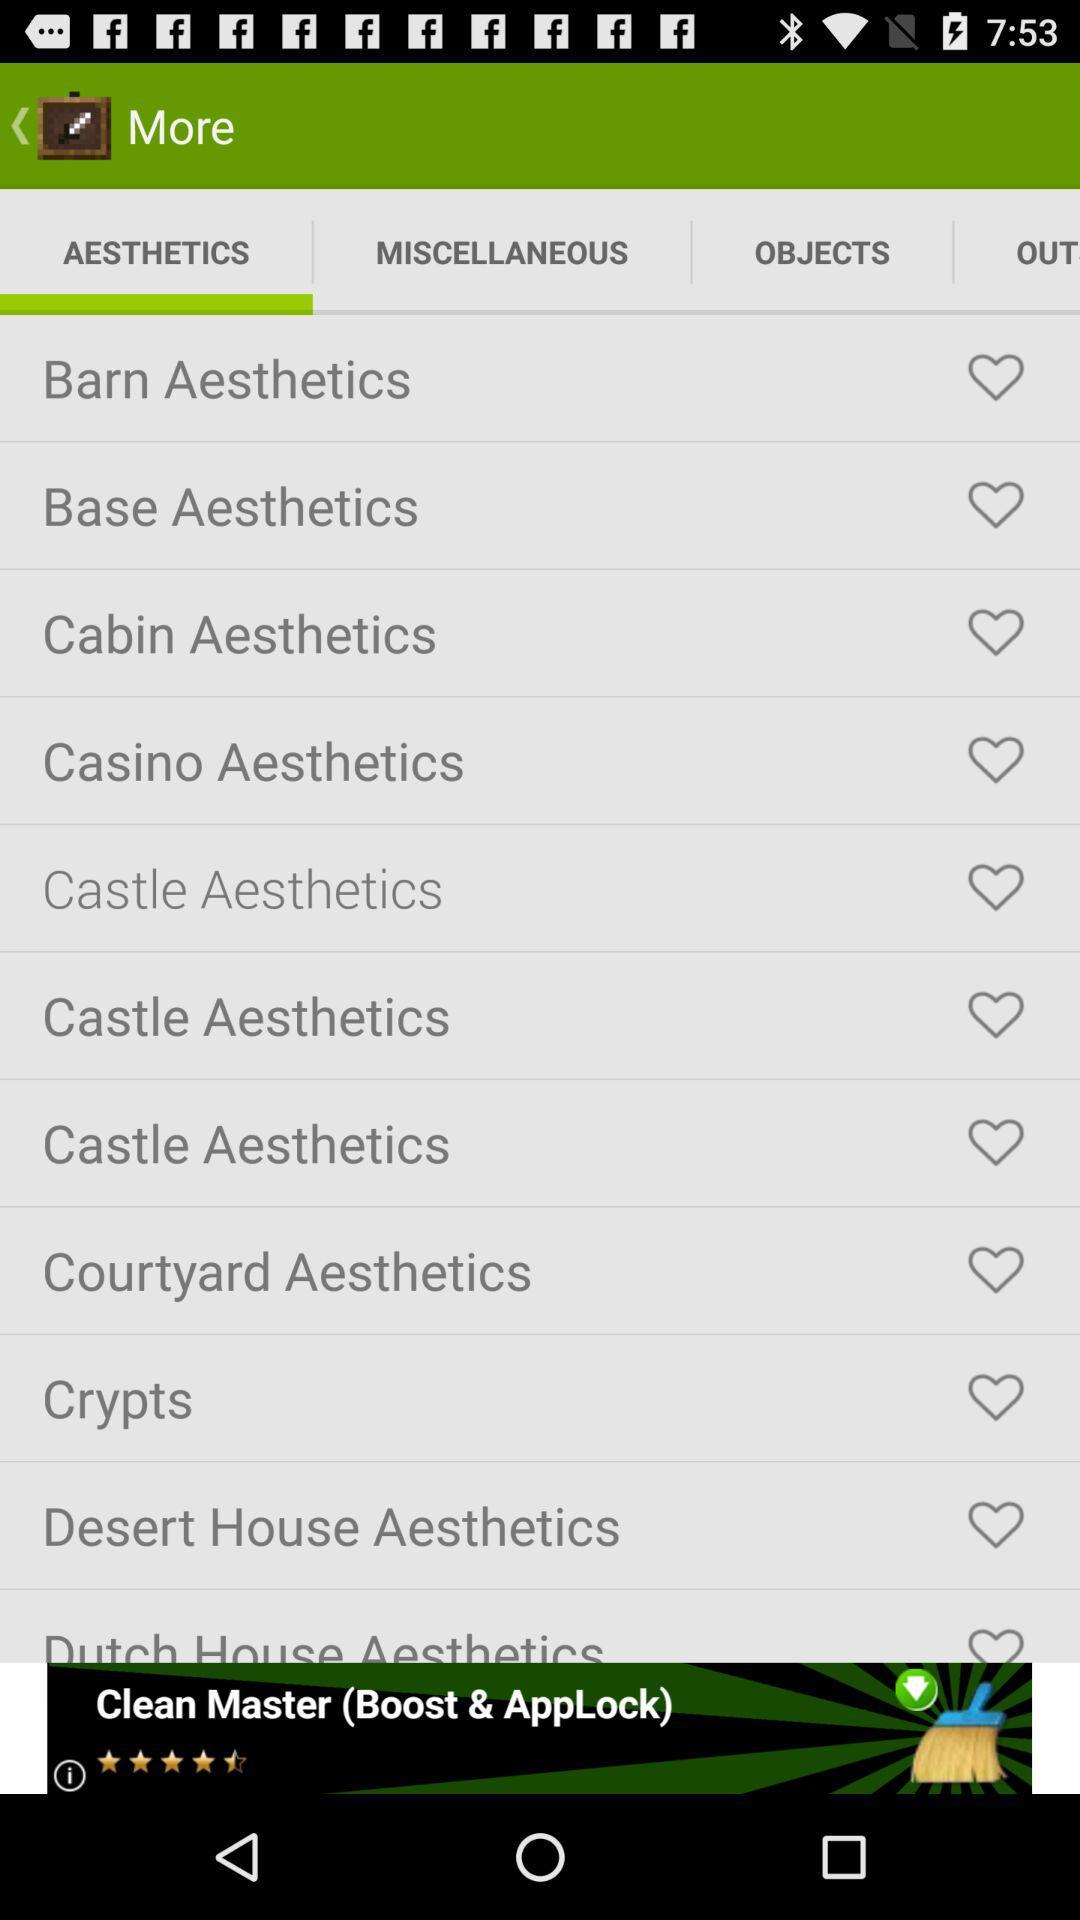 The image size is (1080, 1920). I want to click on advertisement, so click(538, 1727).